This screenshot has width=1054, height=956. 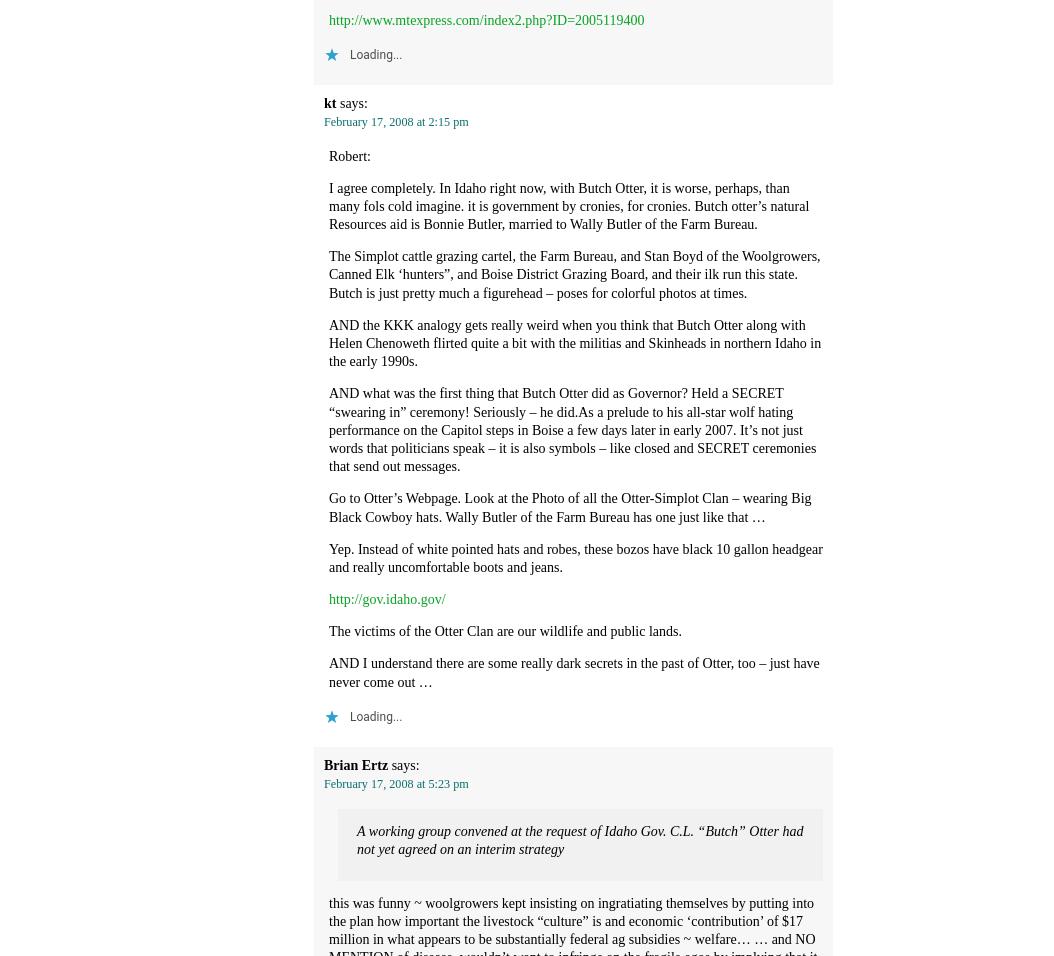 What do you see at coordinates (350, 155) in the screenshot?
I see `'Robert:'` at bounding box center [350, 155].